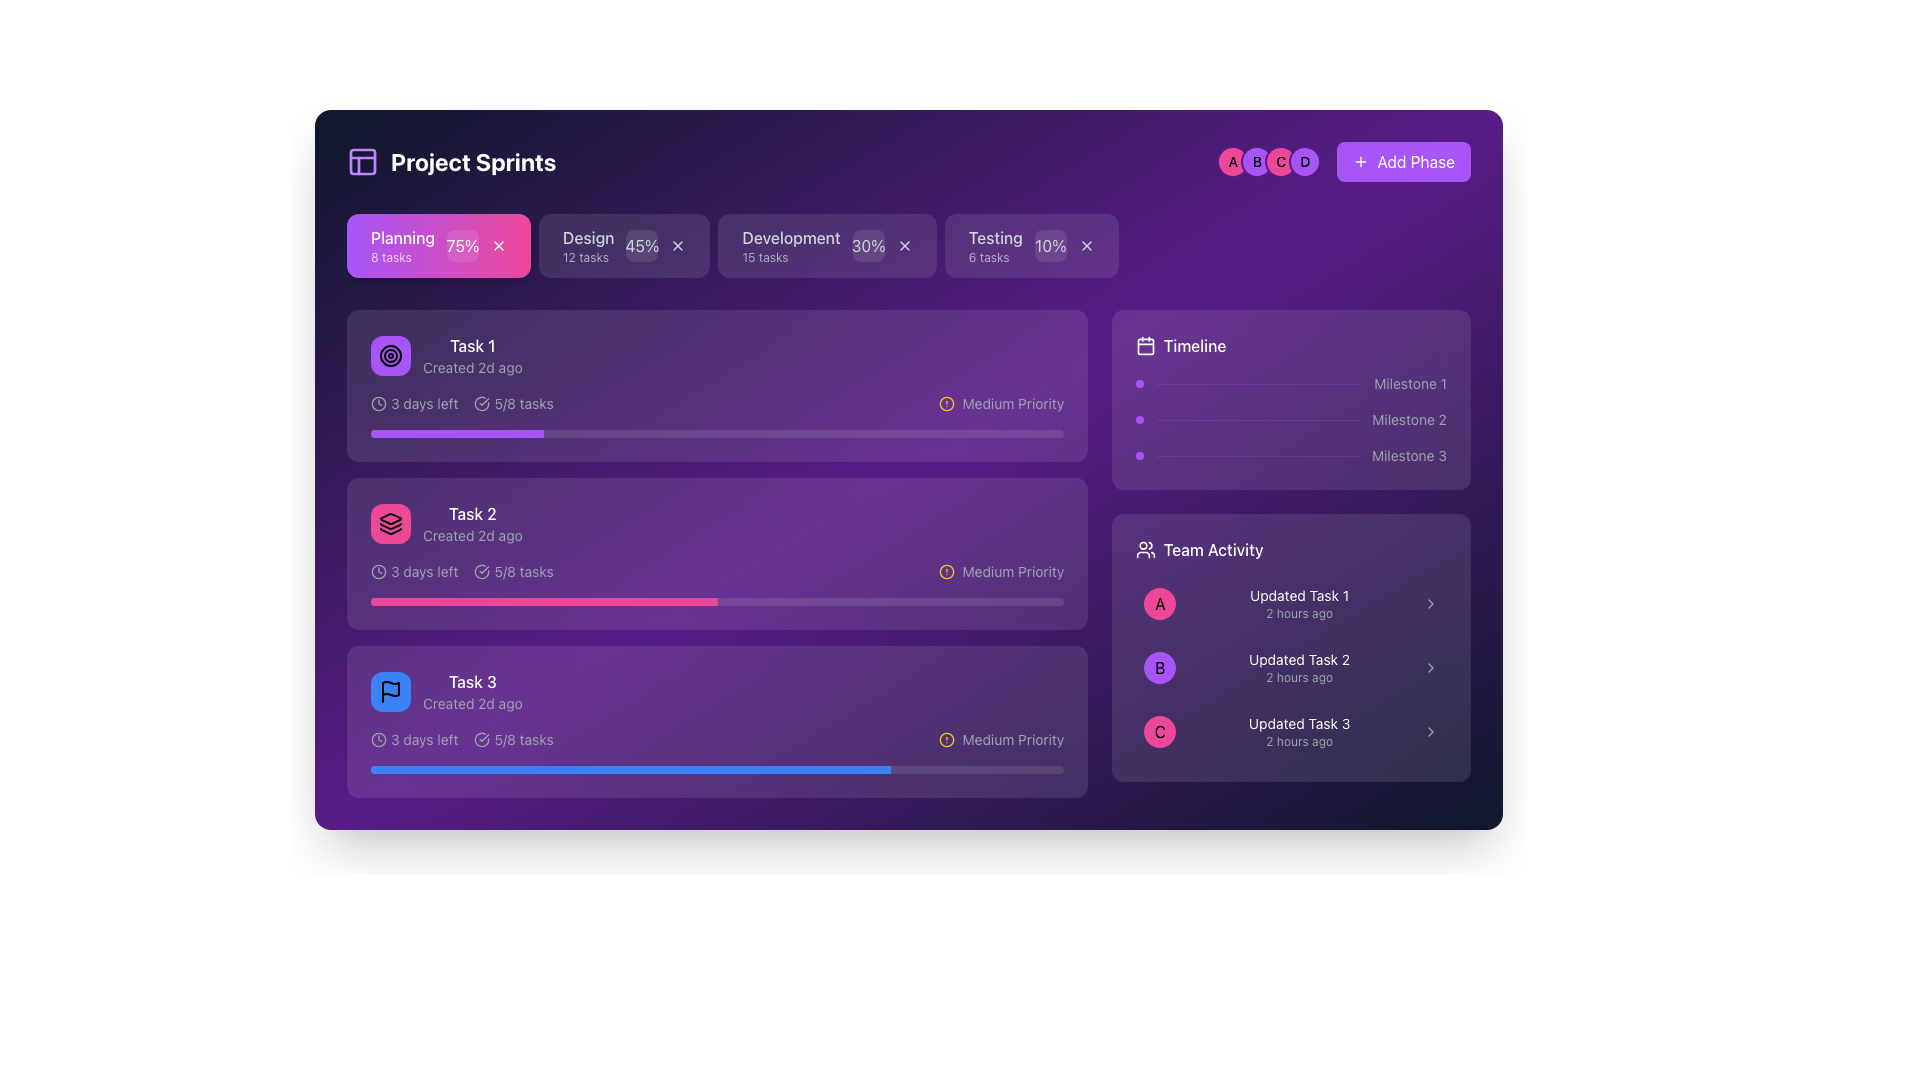 This screenshot has width=1920, height=1080. I want to click on the 'Development' text label, which is styled in medium-weight font on a purple background, so click(790, 237).